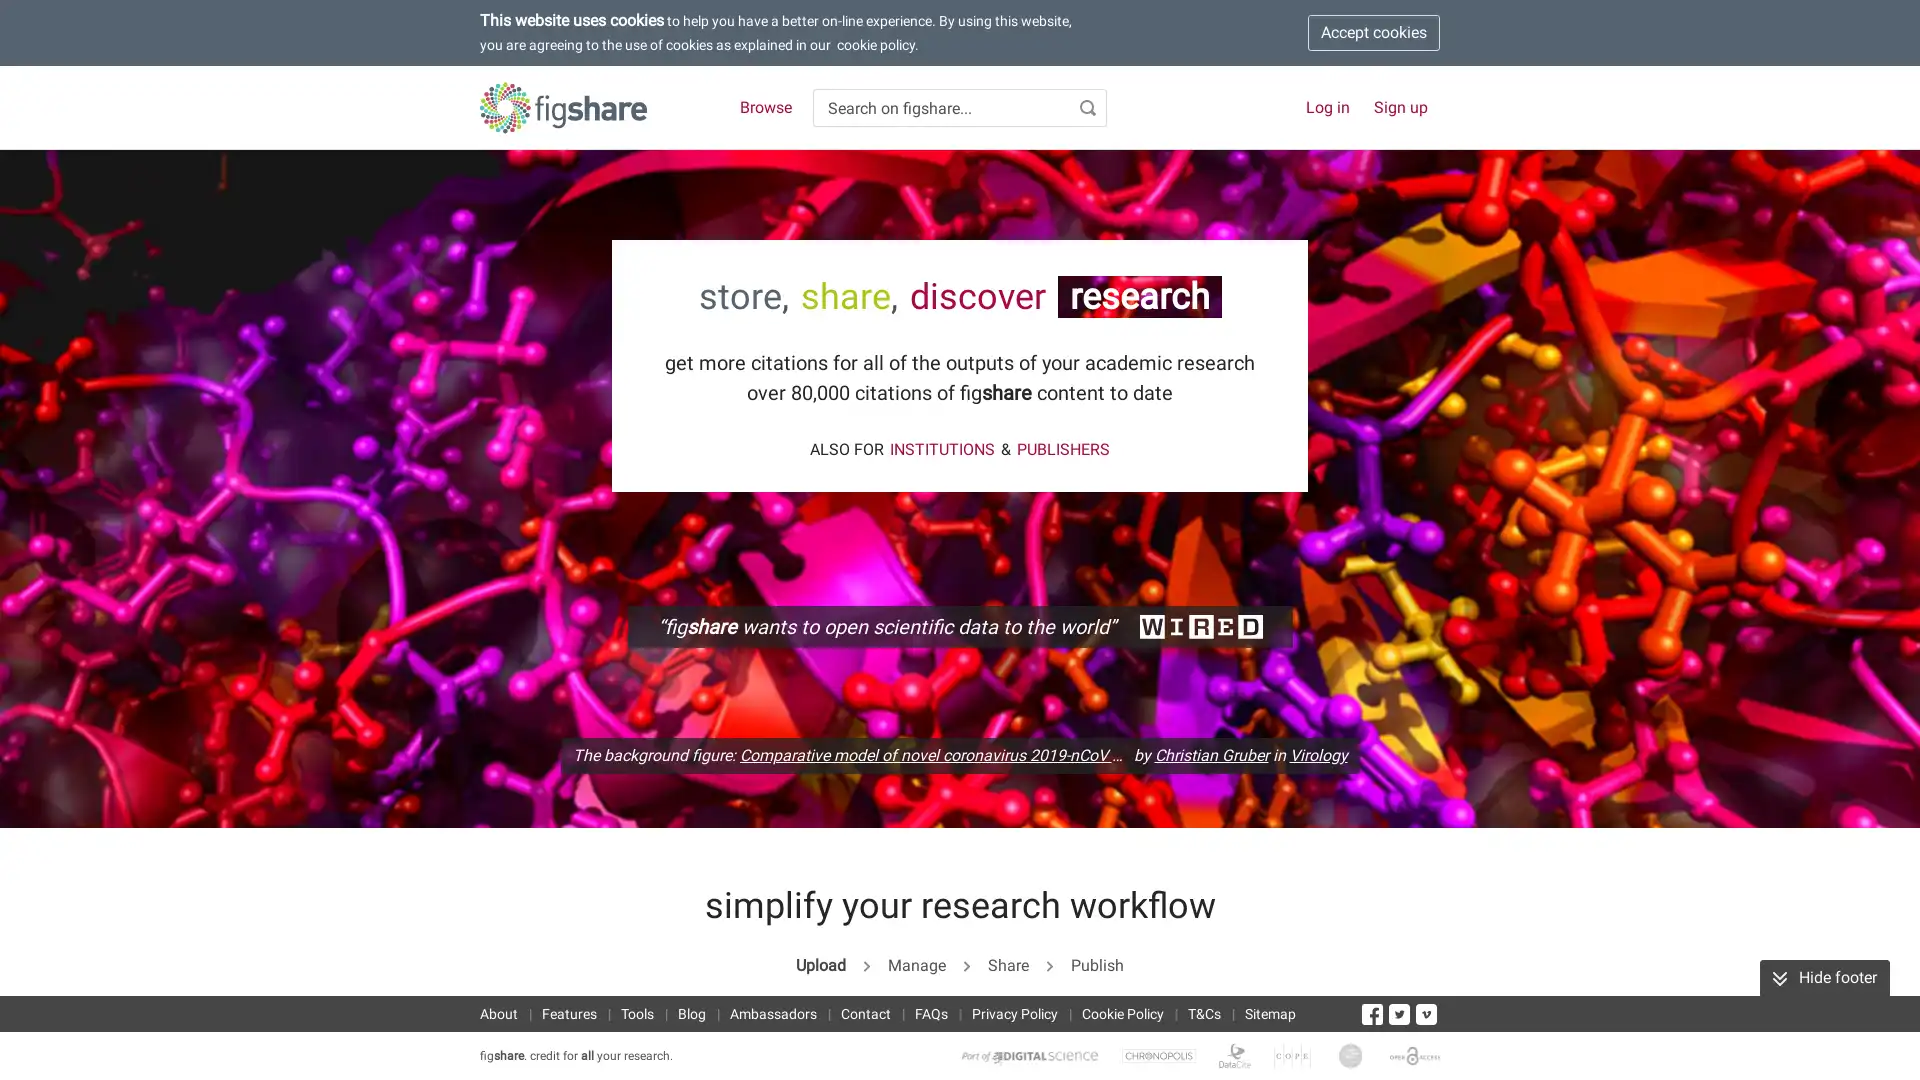 The image size is (1920, 1080). I want to click on Share, so click(1008, 964).